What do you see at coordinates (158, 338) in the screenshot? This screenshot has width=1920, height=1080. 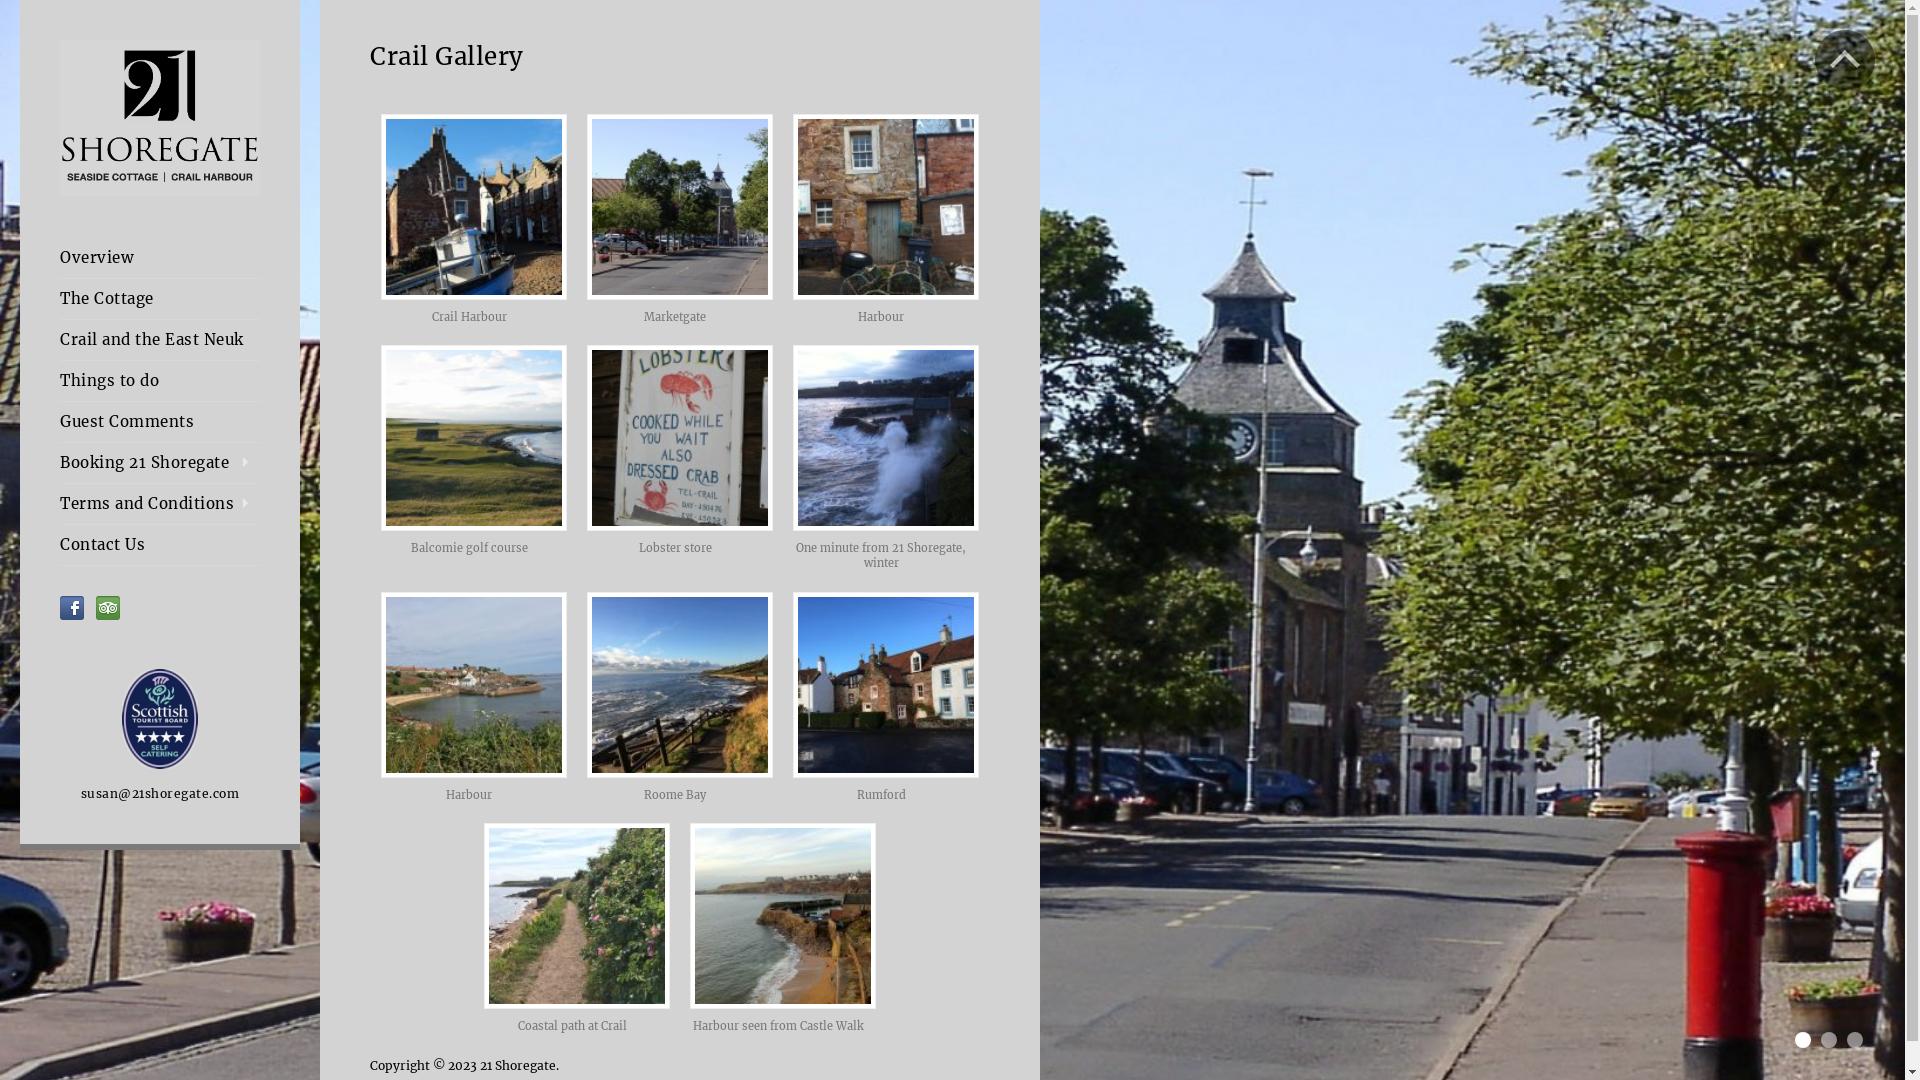 I see `'Crail and the East Neuk'` at bounding box center [158, 338].